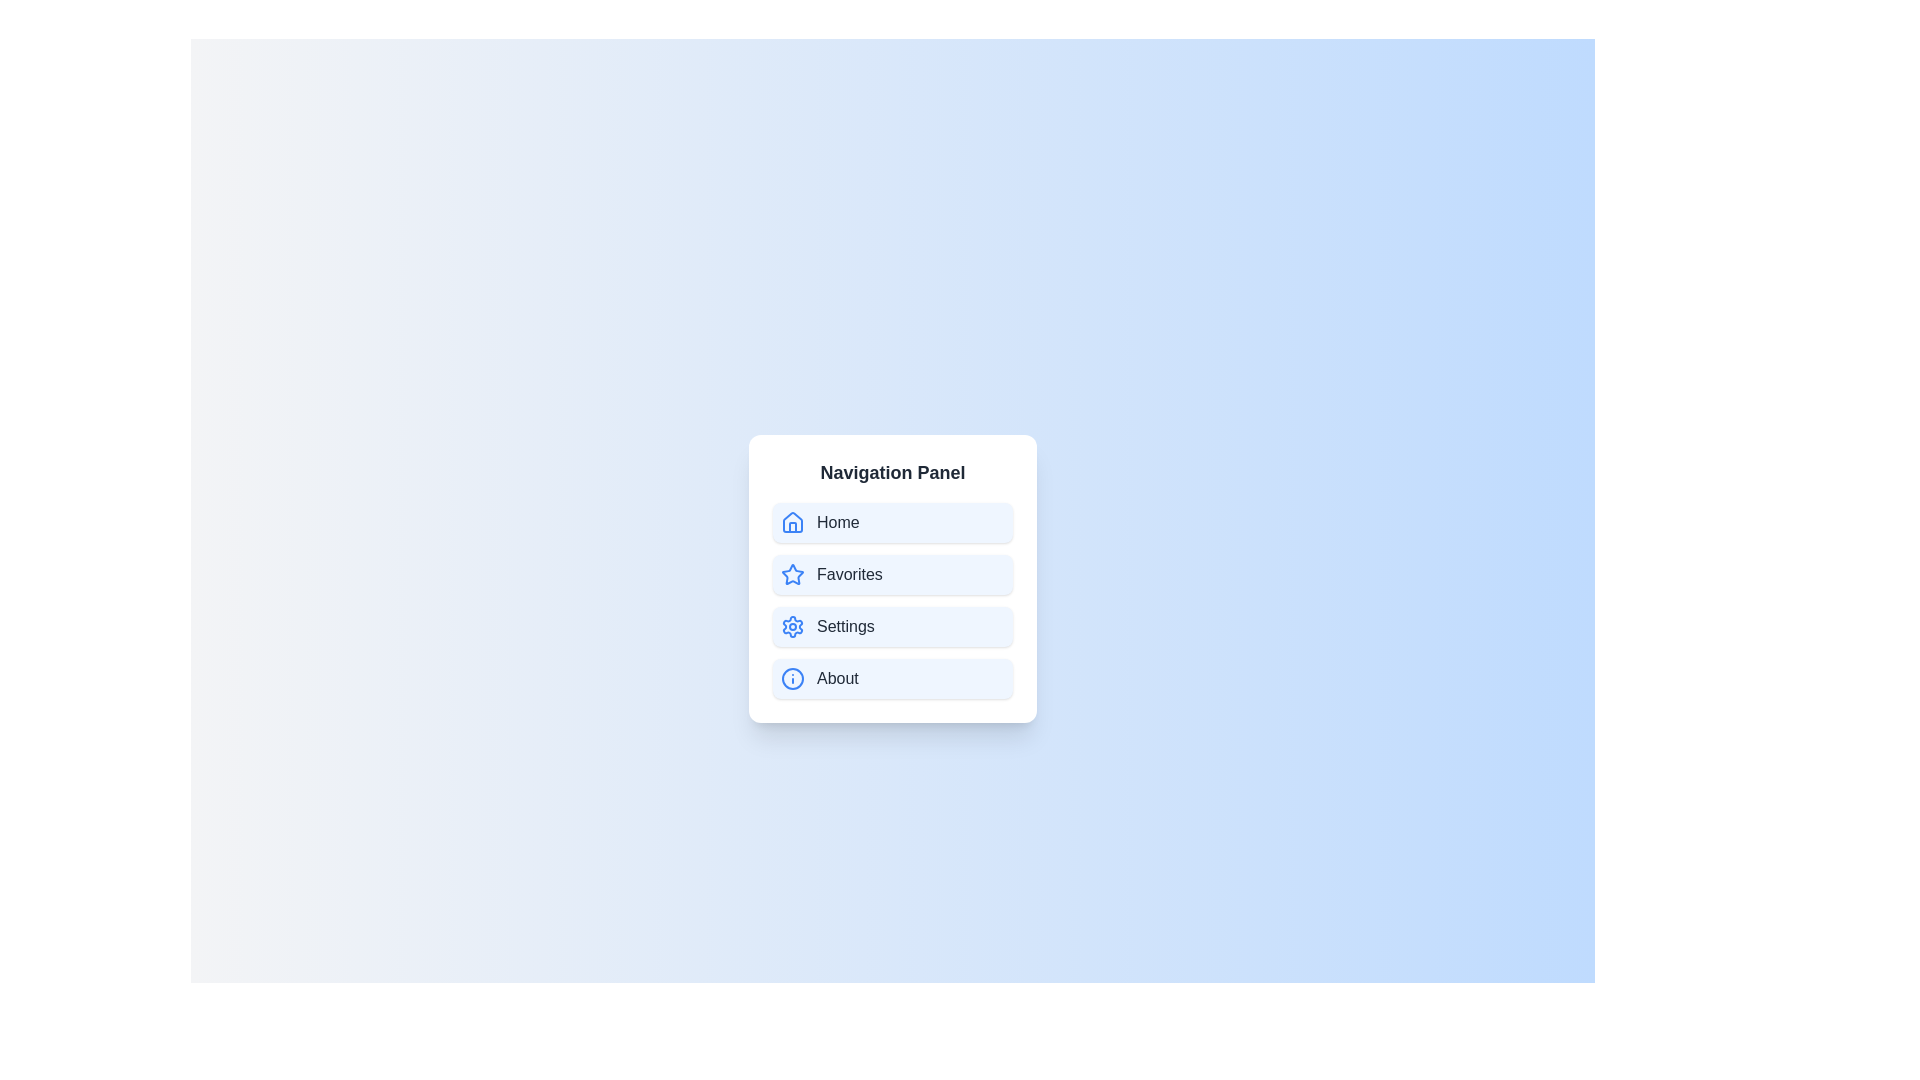 The width and height of the screenshot is (1920, 1080). I want to click on the 'Home' icon in the navigation menu, which is located on the far left before the text 'Home', so click(791, 522).